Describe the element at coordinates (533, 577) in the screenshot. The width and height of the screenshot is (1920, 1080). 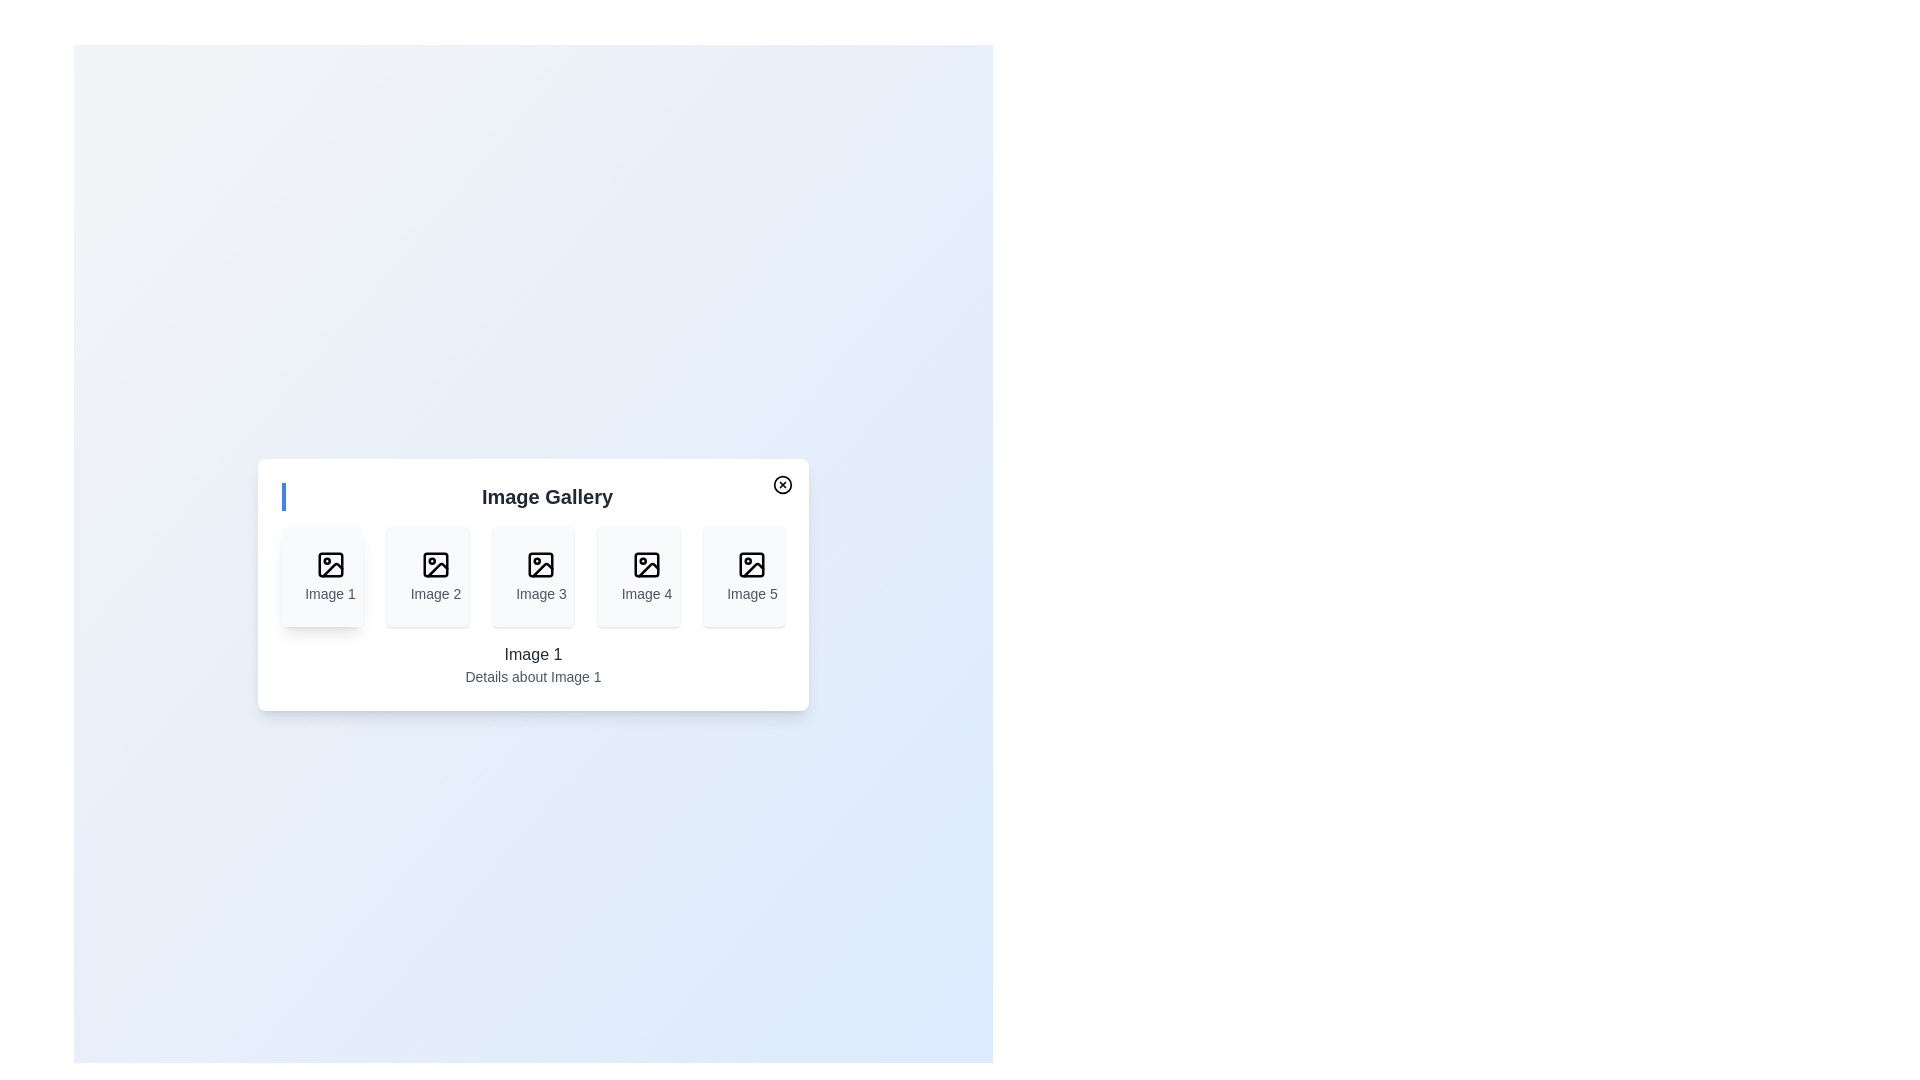
I see `the image thumbnail corresponding to 3` at that location.